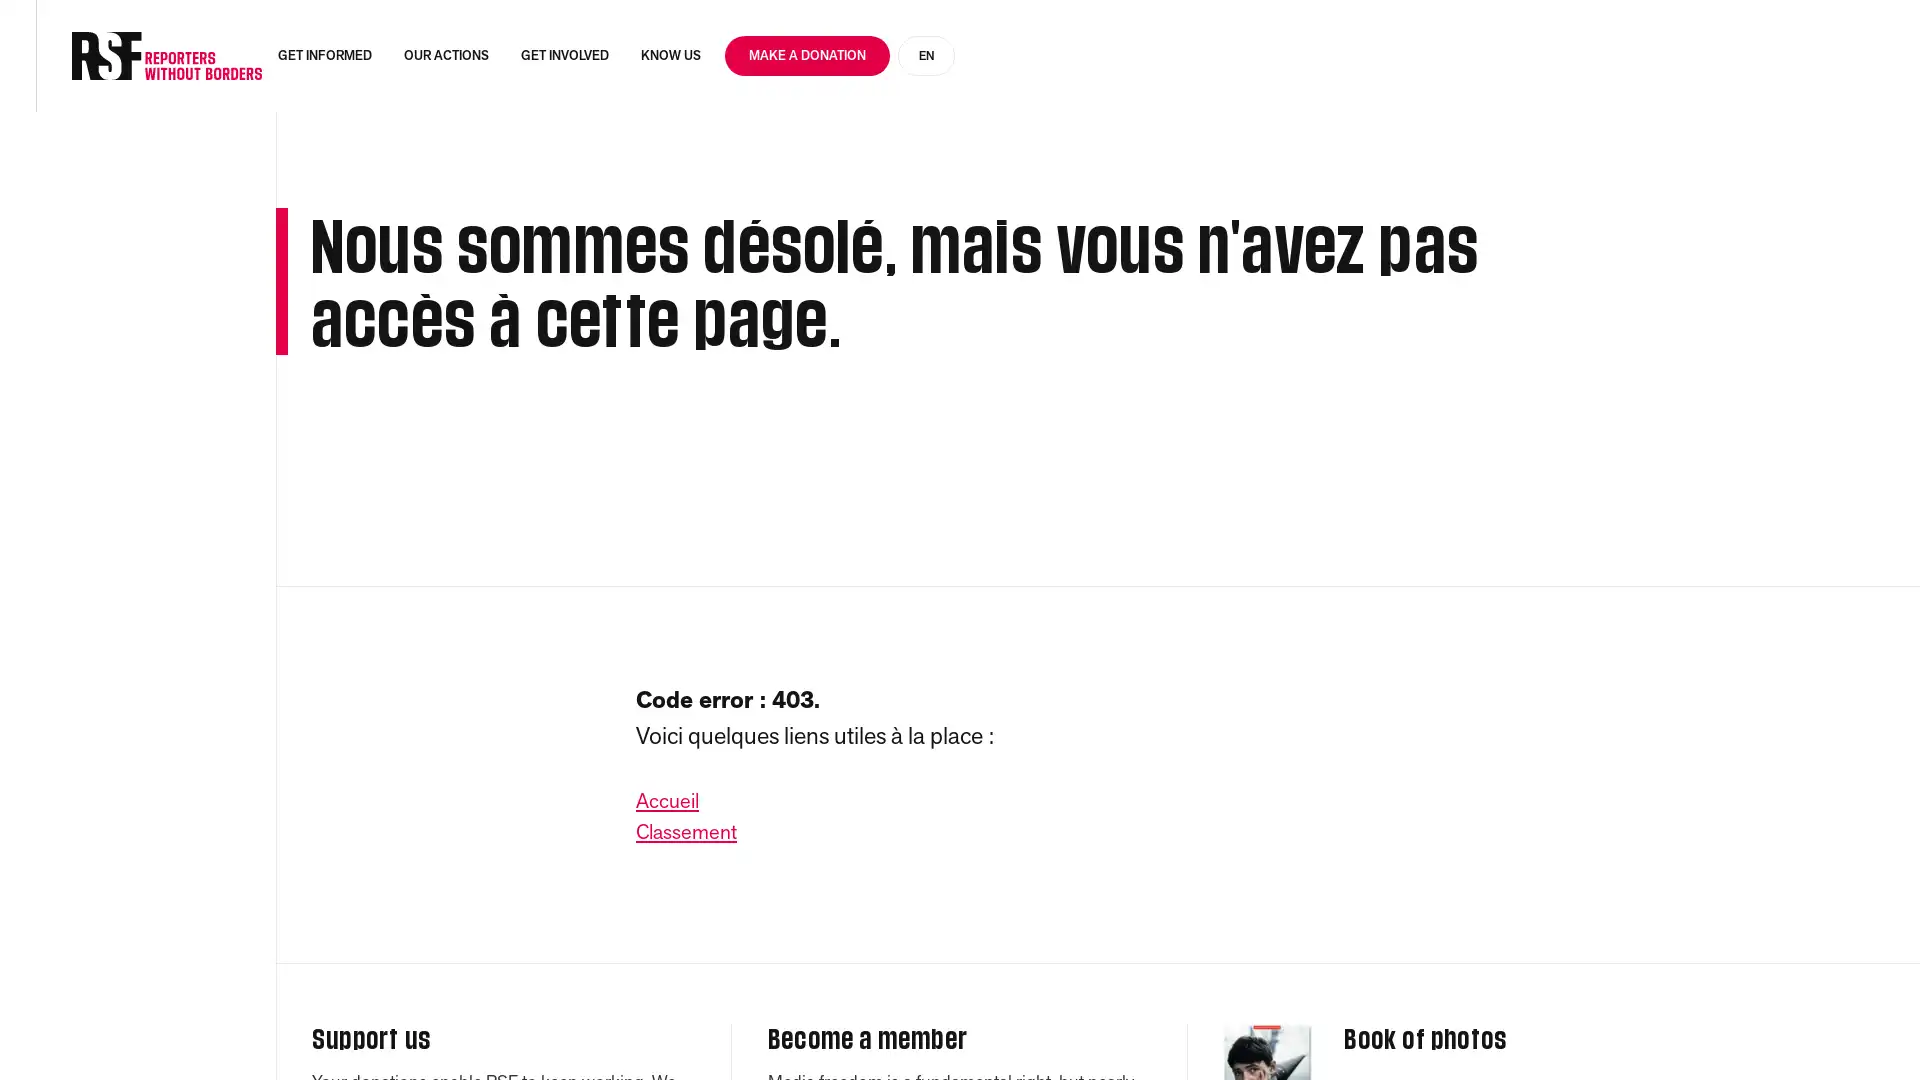 Image resolution: width=1920 pixels, height=1080 pixels. Describe the element at coordinates (1427, 1028) in the screenshot. I see `Refuse everything` at that location.